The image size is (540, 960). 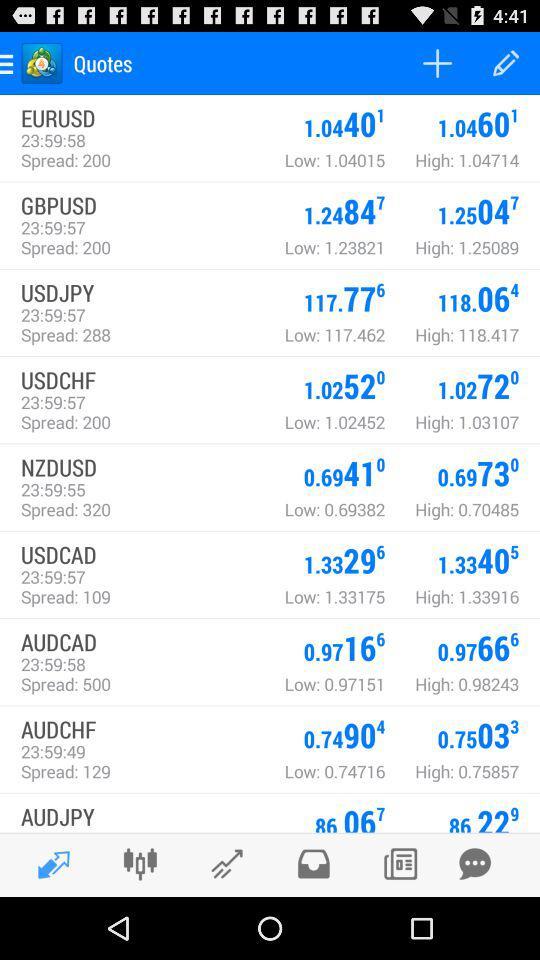 I want to click on the sliders icon, so click(x=139, y=924).